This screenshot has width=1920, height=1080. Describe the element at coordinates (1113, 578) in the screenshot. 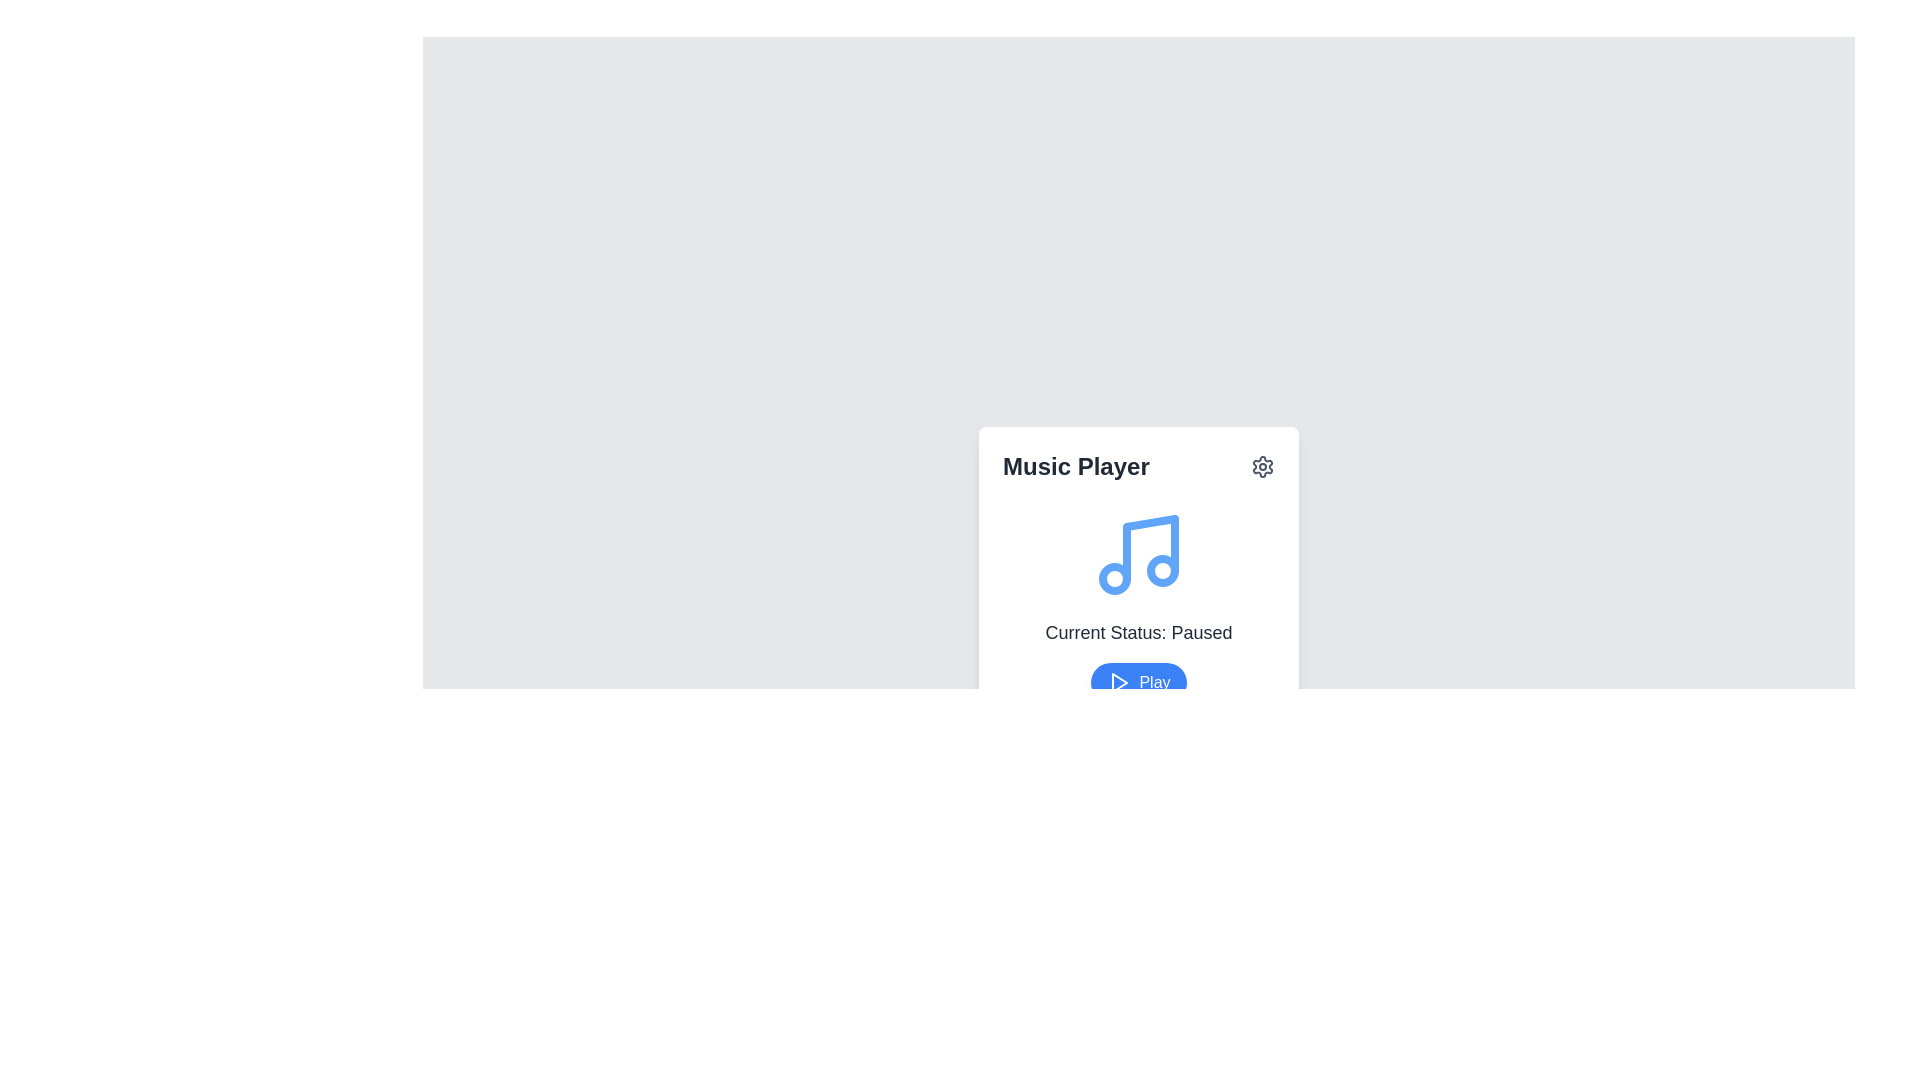

I see `the first circular shape (blue outline, white background) located near the base of the musical note icon, positioned to the left of the note's vertical stem` at that location.